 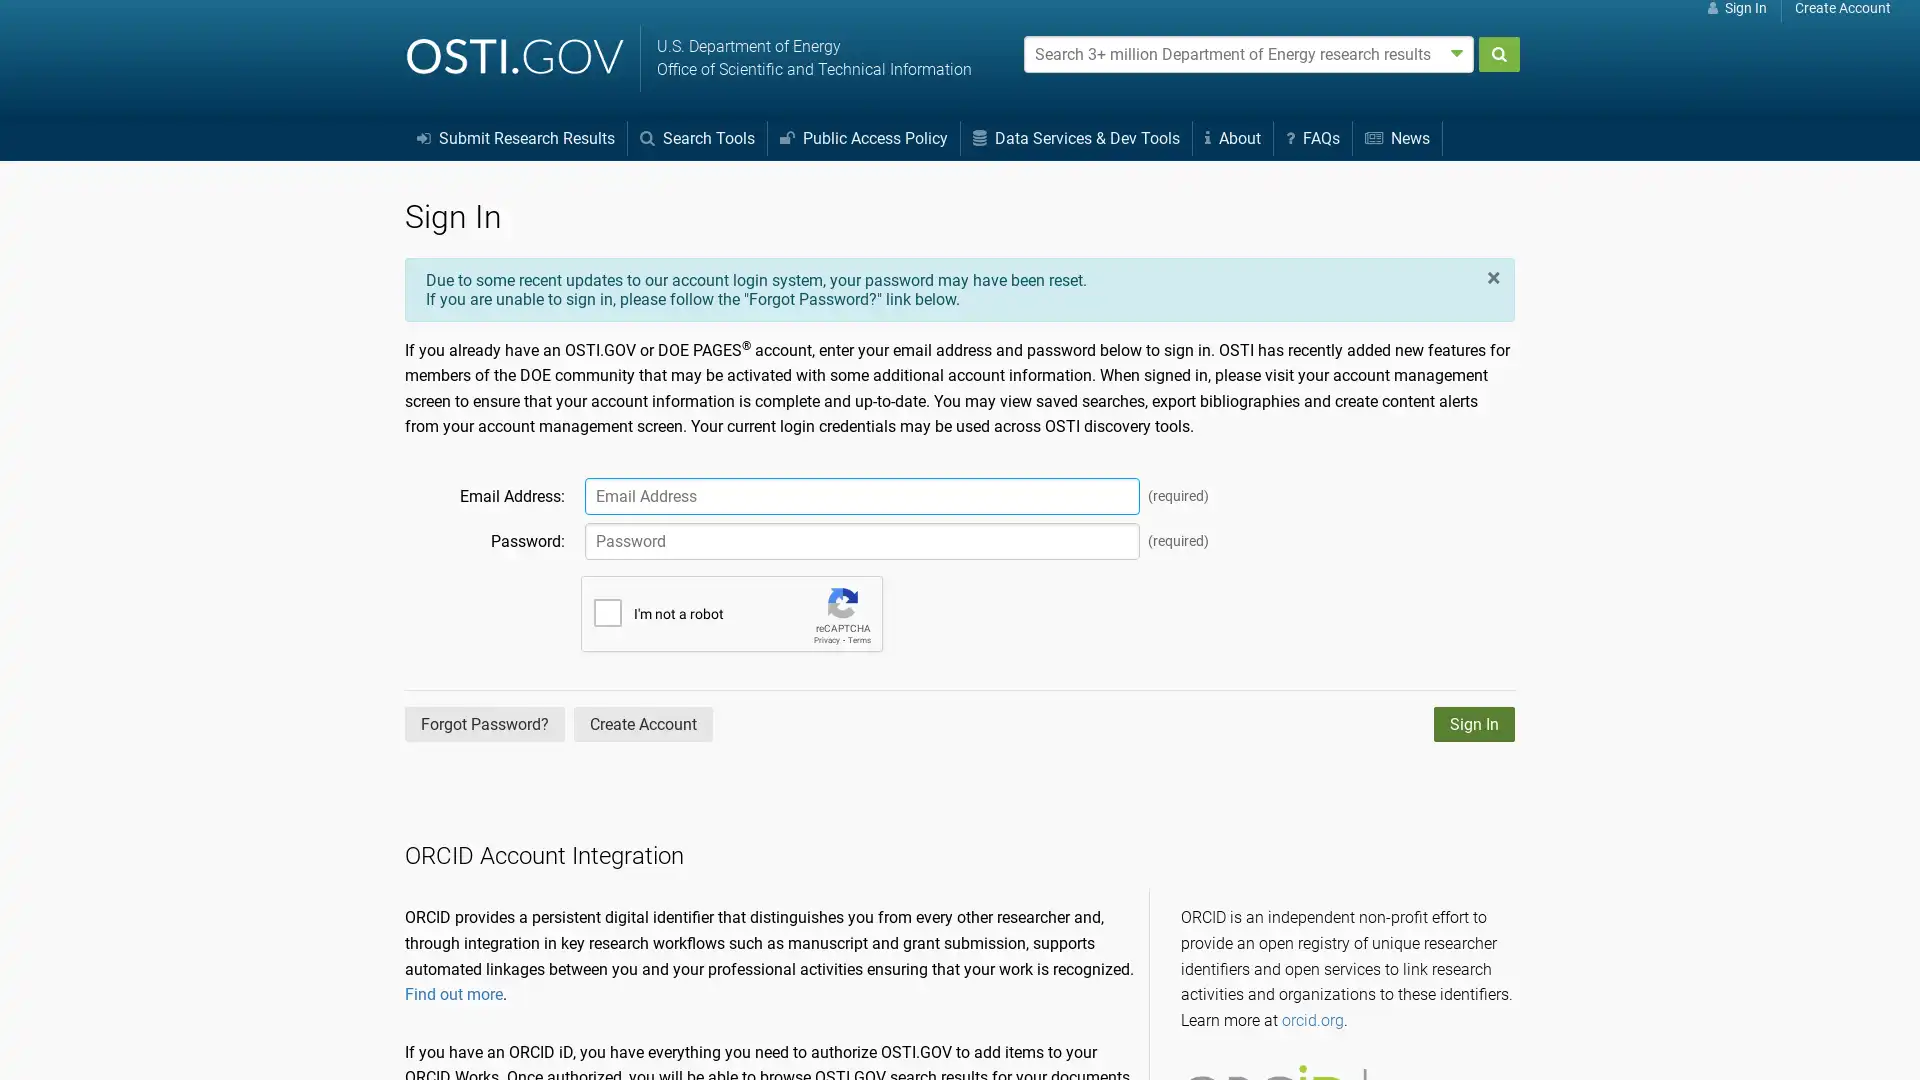 What do you see at coordinates (643, 723) in the screenshot?
I see `Create Account` at bounding box center [643, 723].